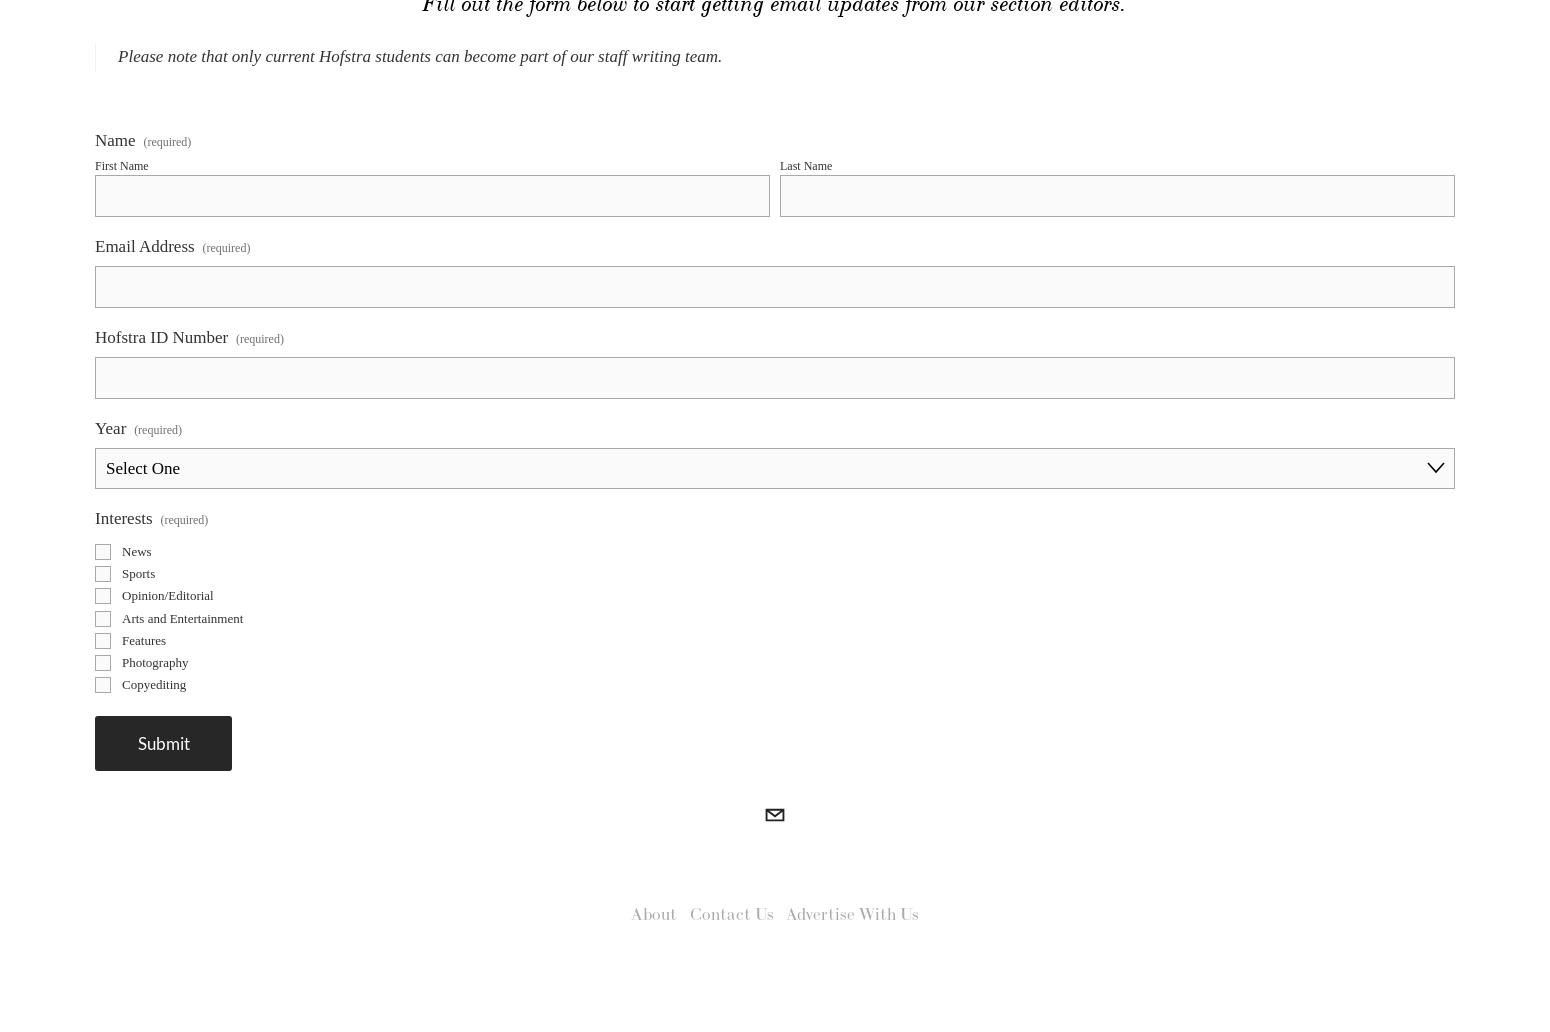  Describe the element at coordinates (160, 375) in the screenshot. I see `'Hofstra ID Number'` at that location.